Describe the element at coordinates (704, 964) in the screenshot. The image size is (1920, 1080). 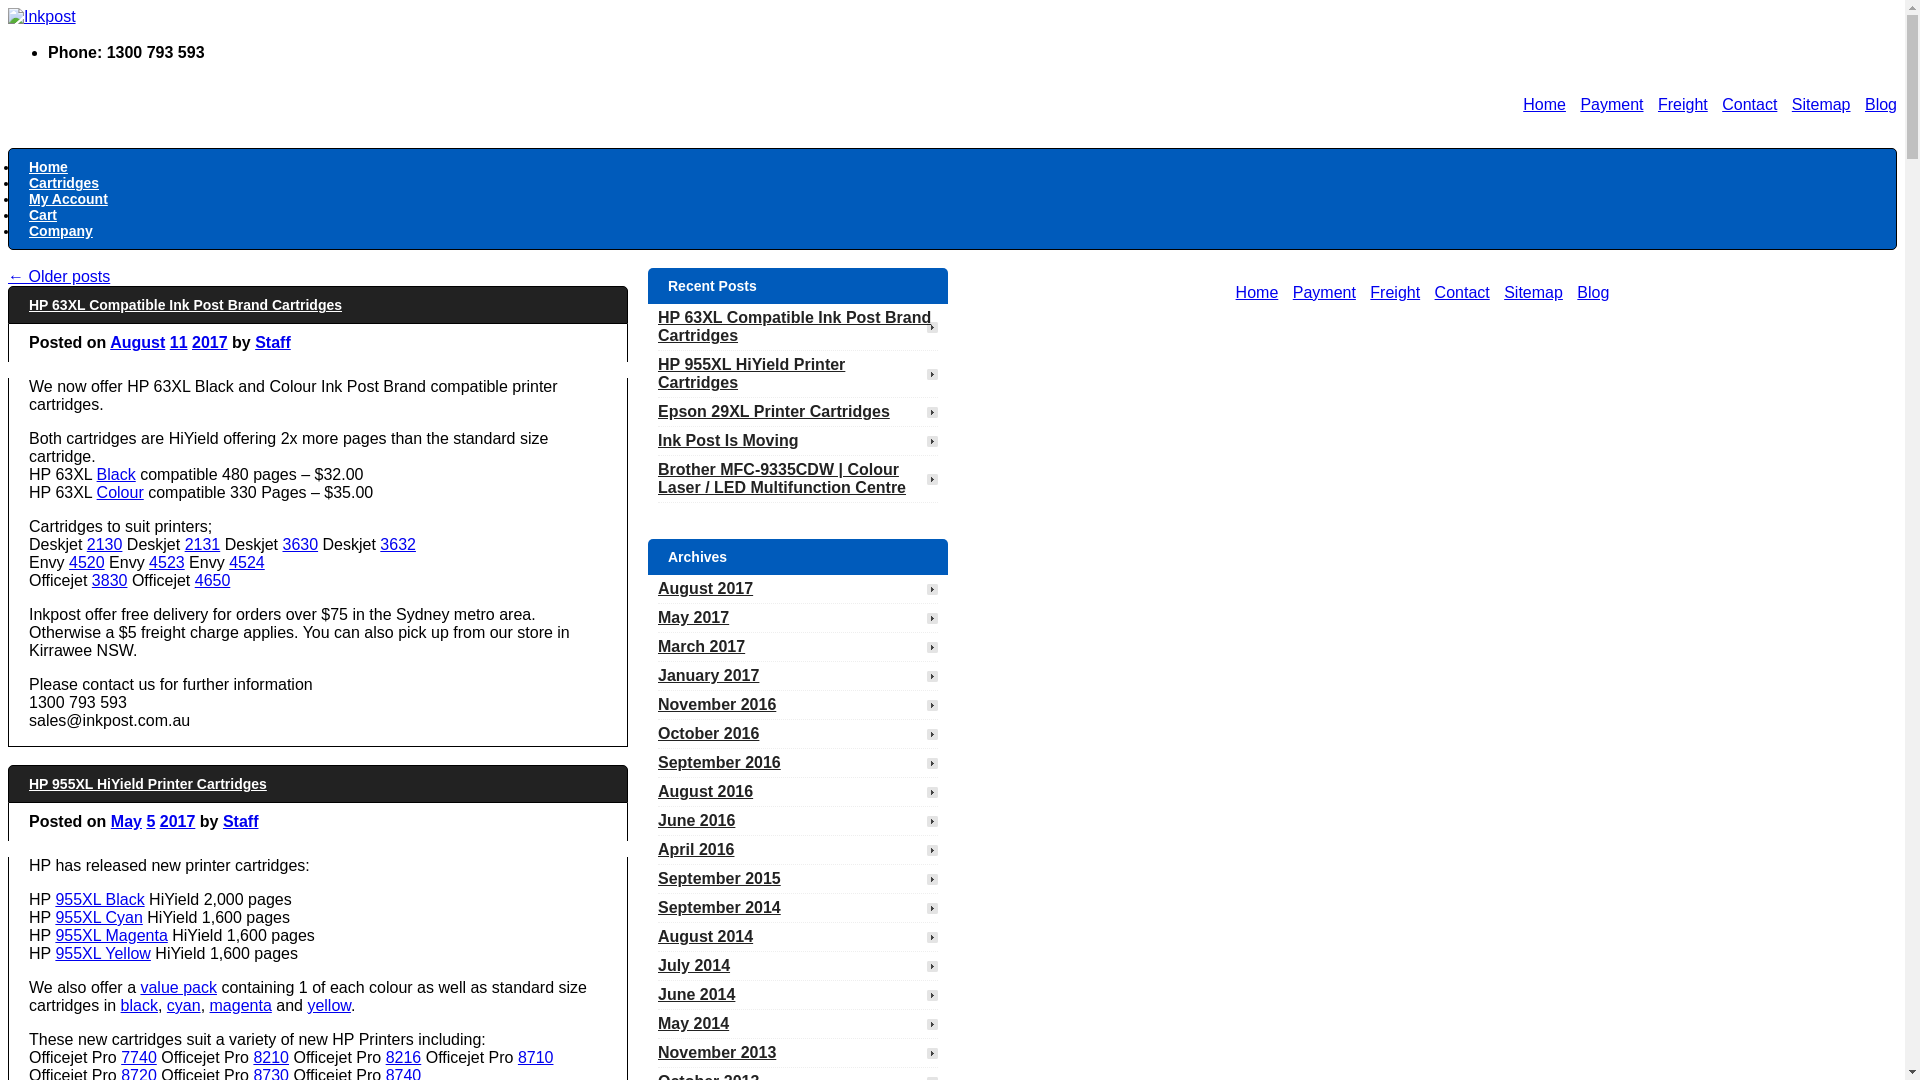
I see `'July 2014'` at that location.